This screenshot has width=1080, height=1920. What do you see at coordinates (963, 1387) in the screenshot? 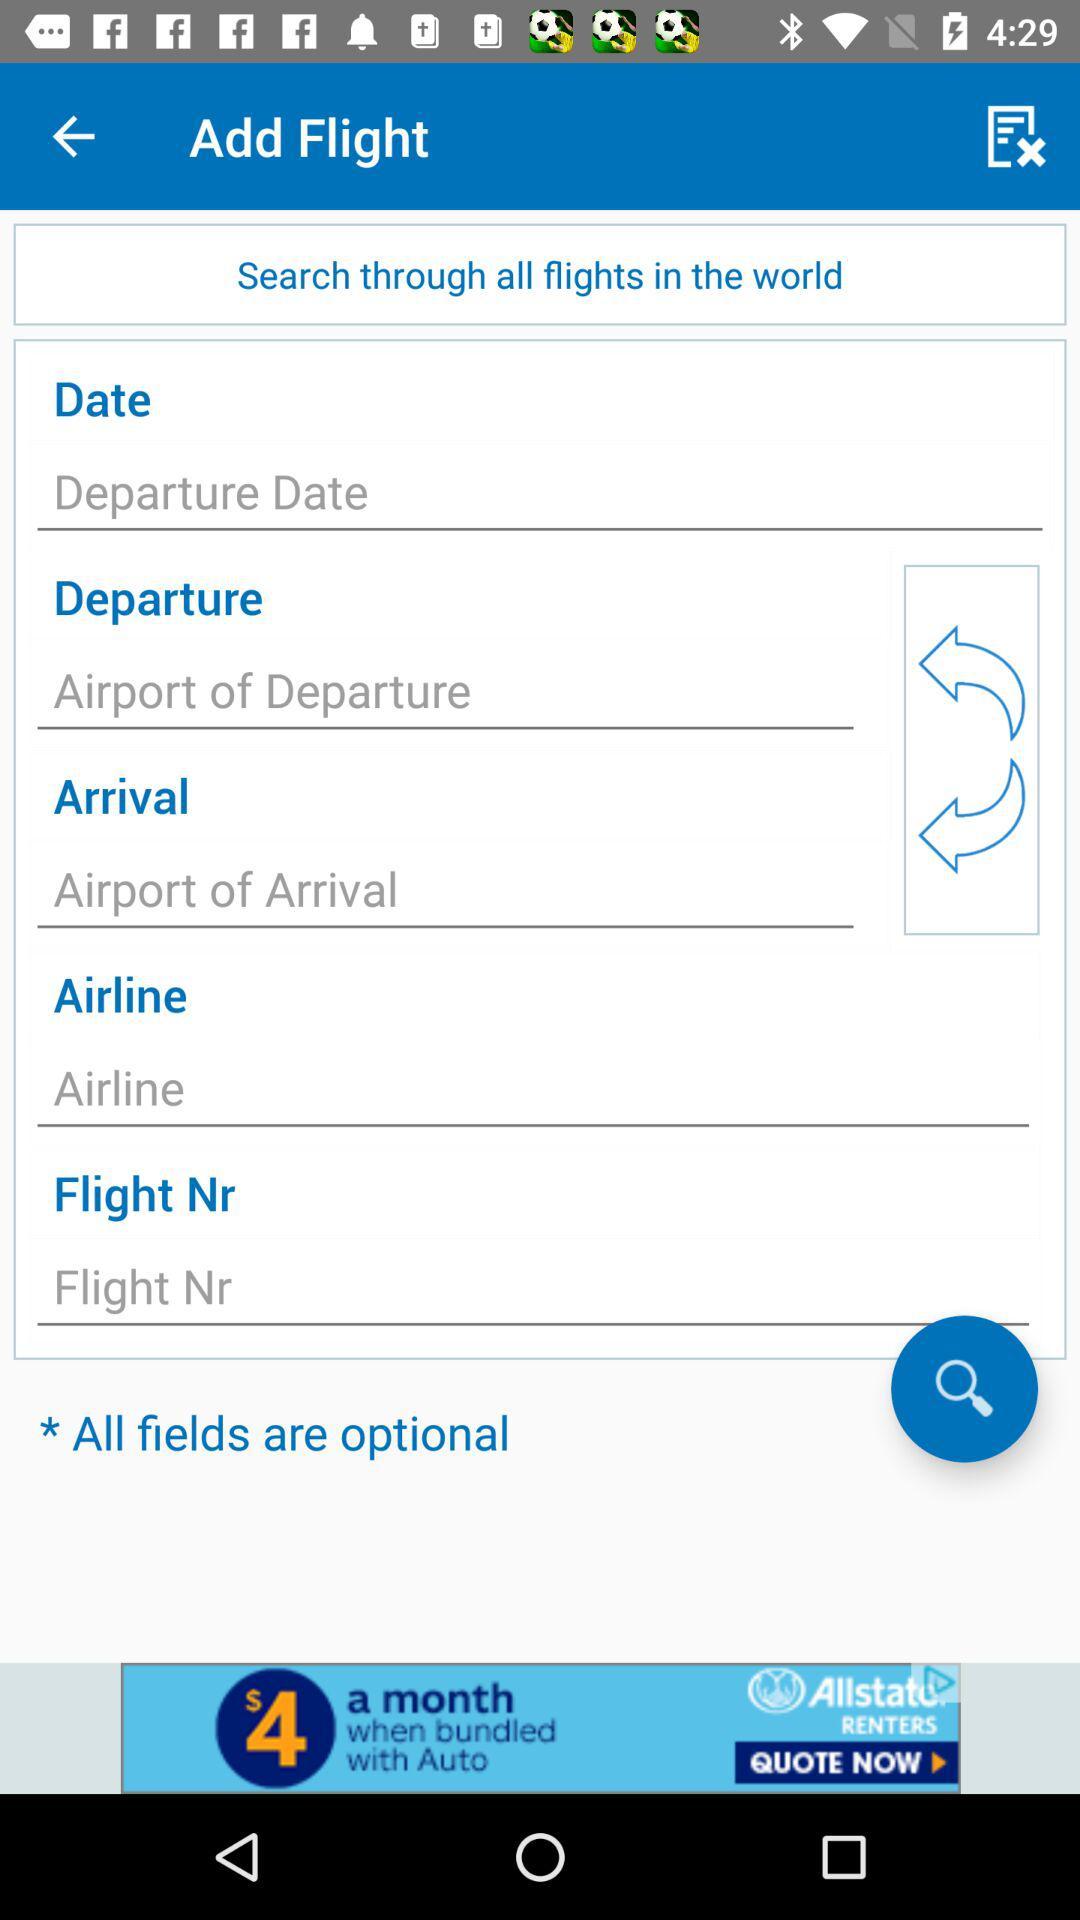
I see `search` at bounding box center [963, 1387].